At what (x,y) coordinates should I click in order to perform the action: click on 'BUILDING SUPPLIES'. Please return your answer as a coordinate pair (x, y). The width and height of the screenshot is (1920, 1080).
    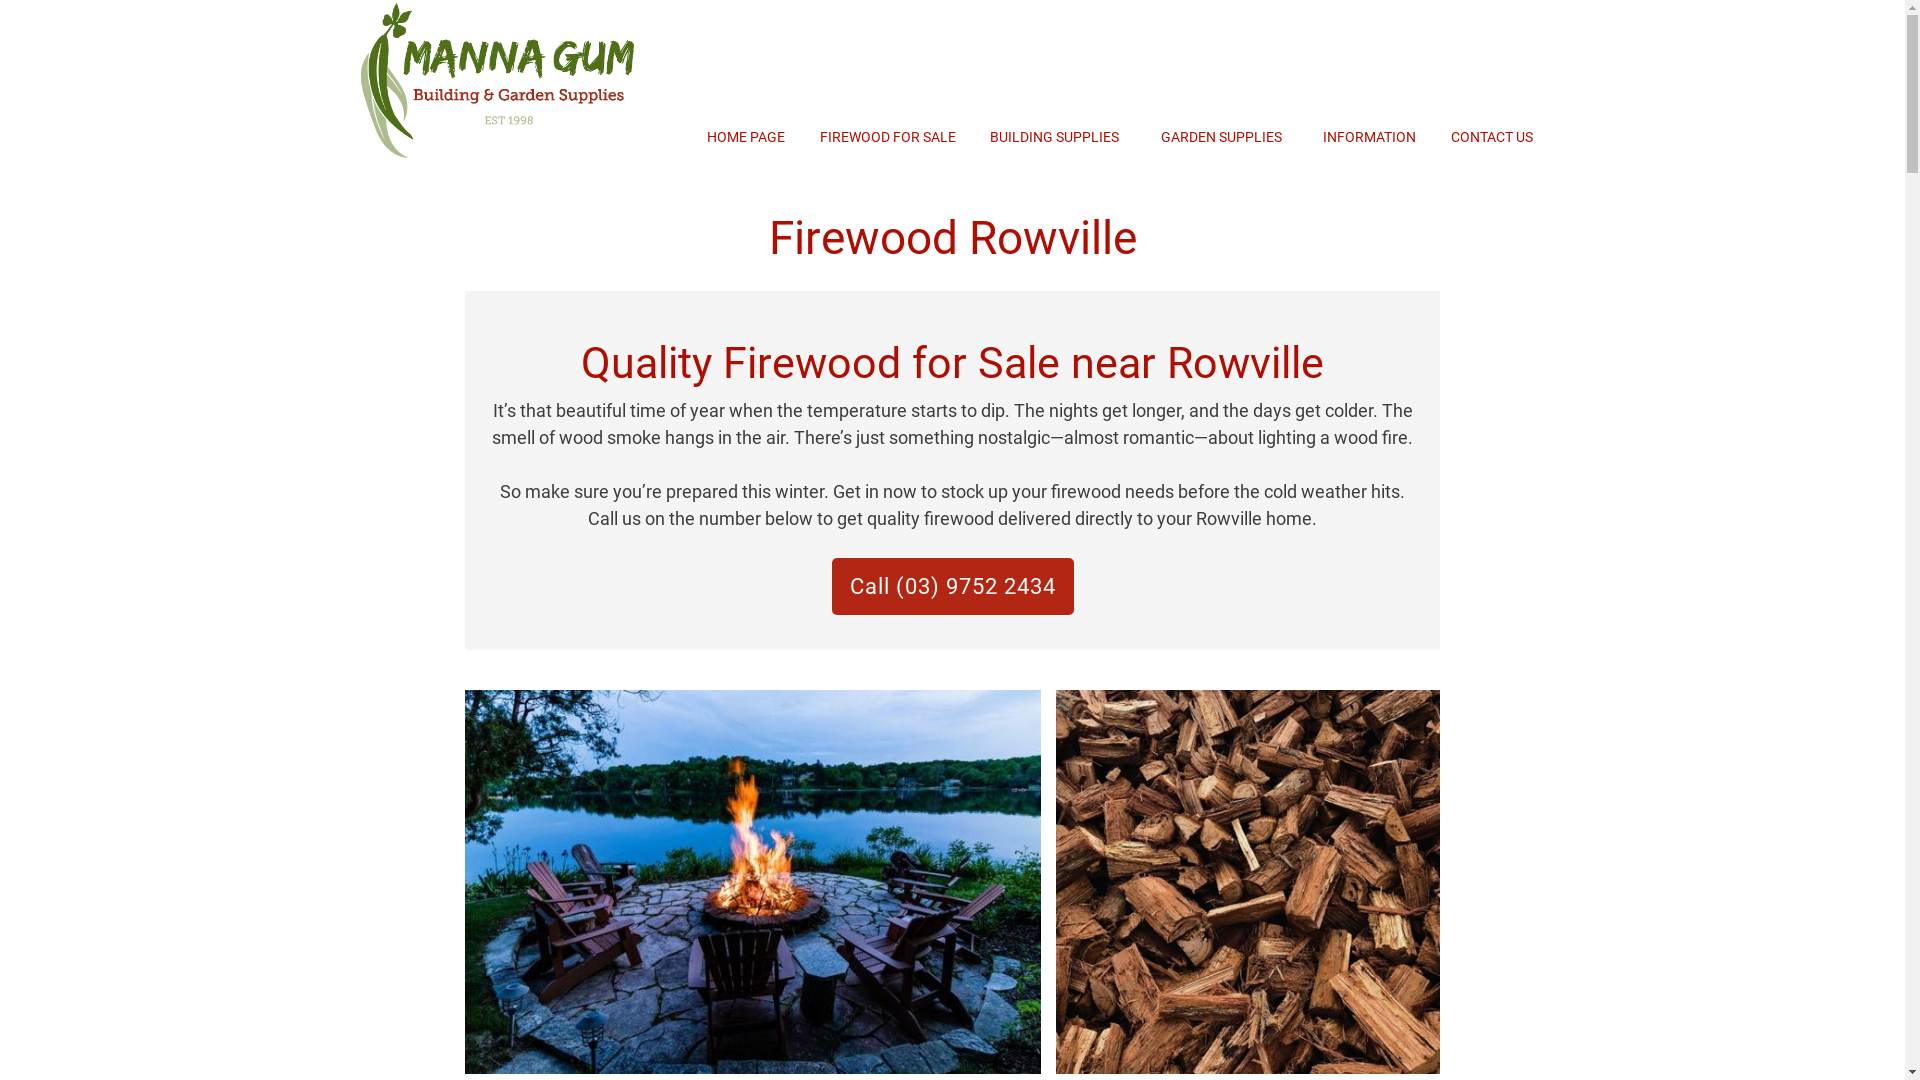
    Looking at the image, I should click on (989, 136).